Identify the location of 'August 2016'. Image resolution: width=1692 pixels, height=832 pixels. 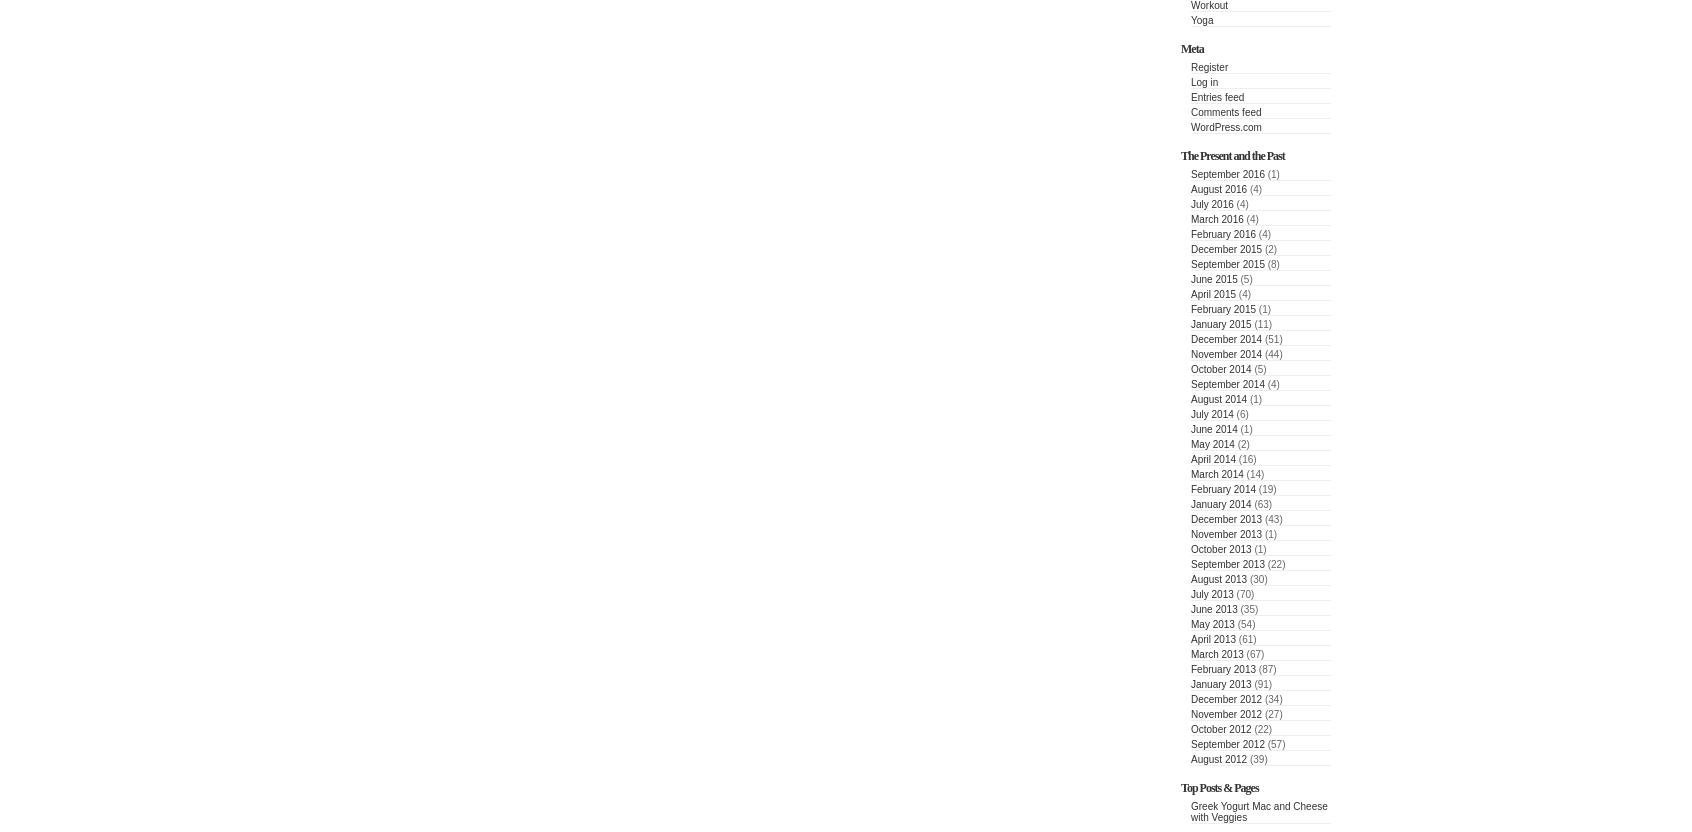
(1218, 188).